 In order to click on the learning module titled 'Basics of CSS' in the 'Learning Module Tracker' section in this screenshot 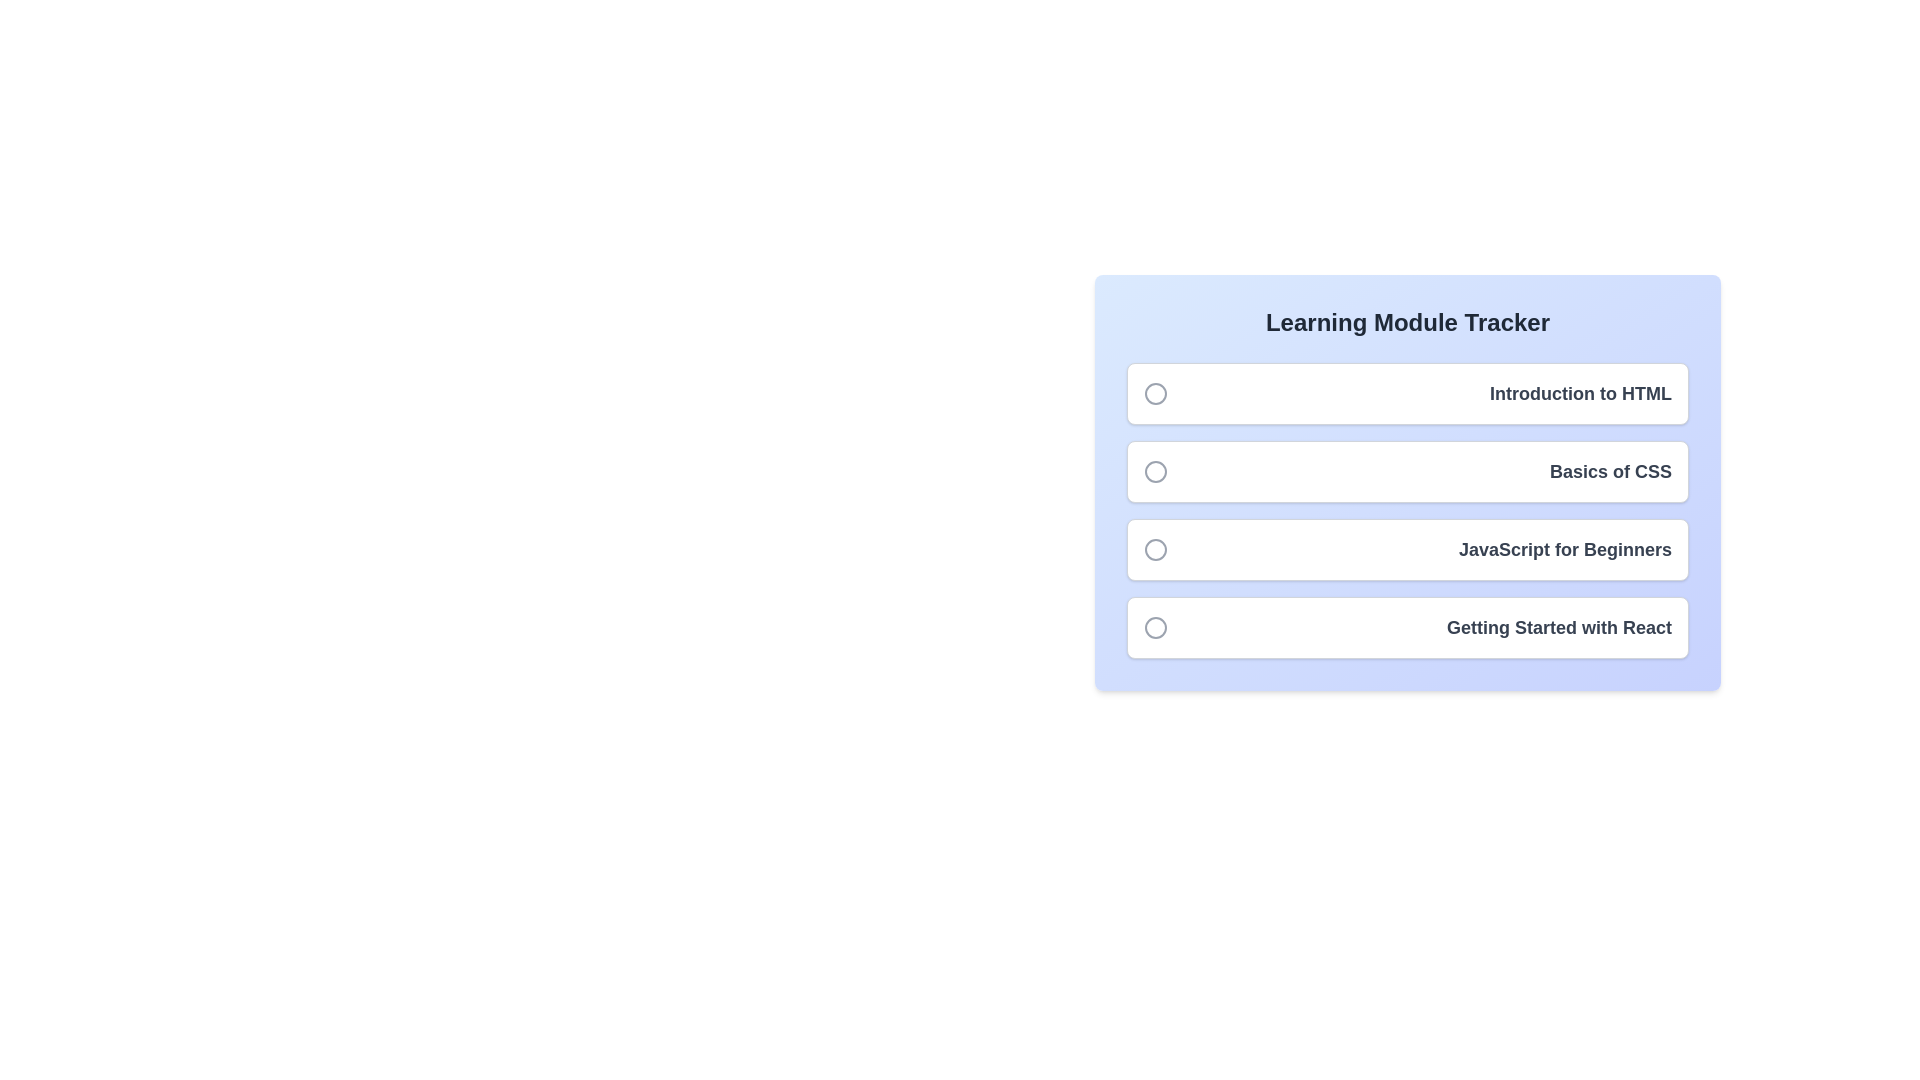, I will do `click(1406, 471)`.